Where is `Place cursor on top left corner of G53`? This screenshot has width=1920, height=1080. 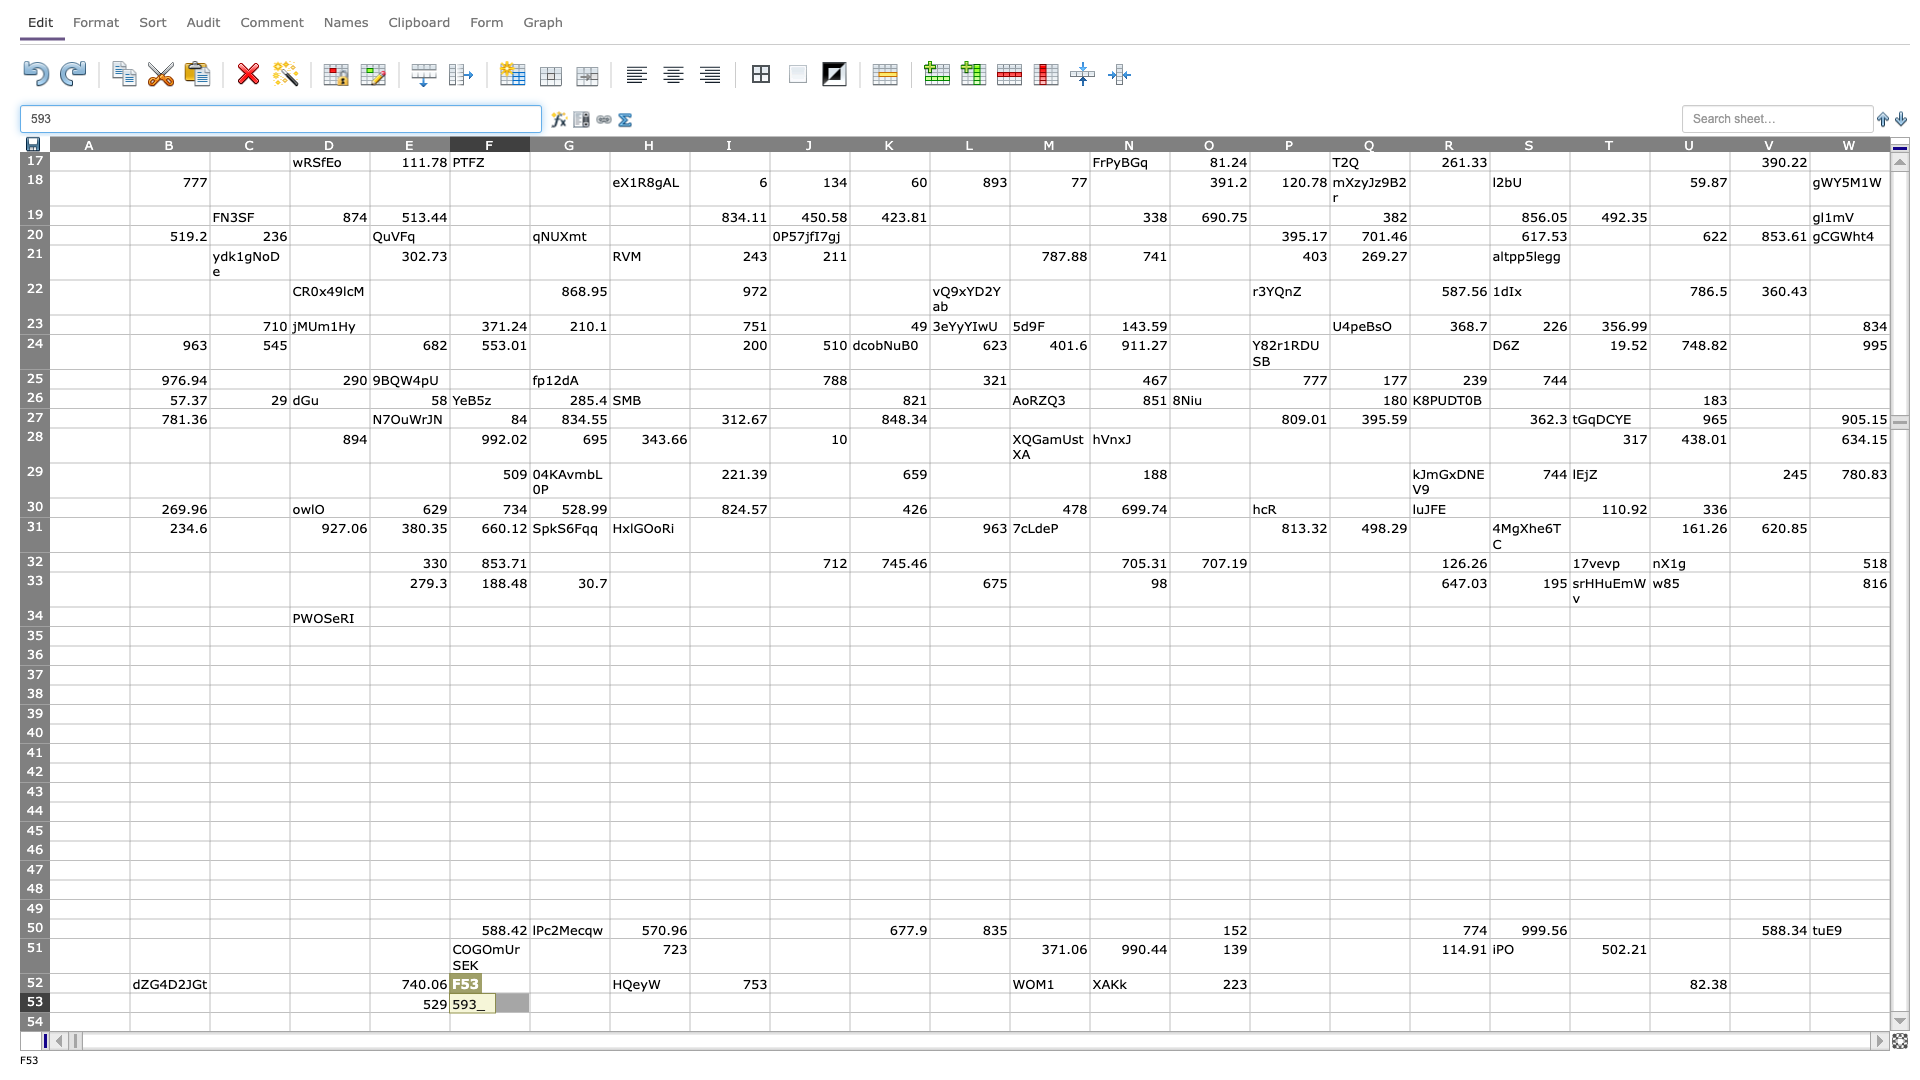 Place cursor on top left corner of G53 is located at coordinates (529, 992).